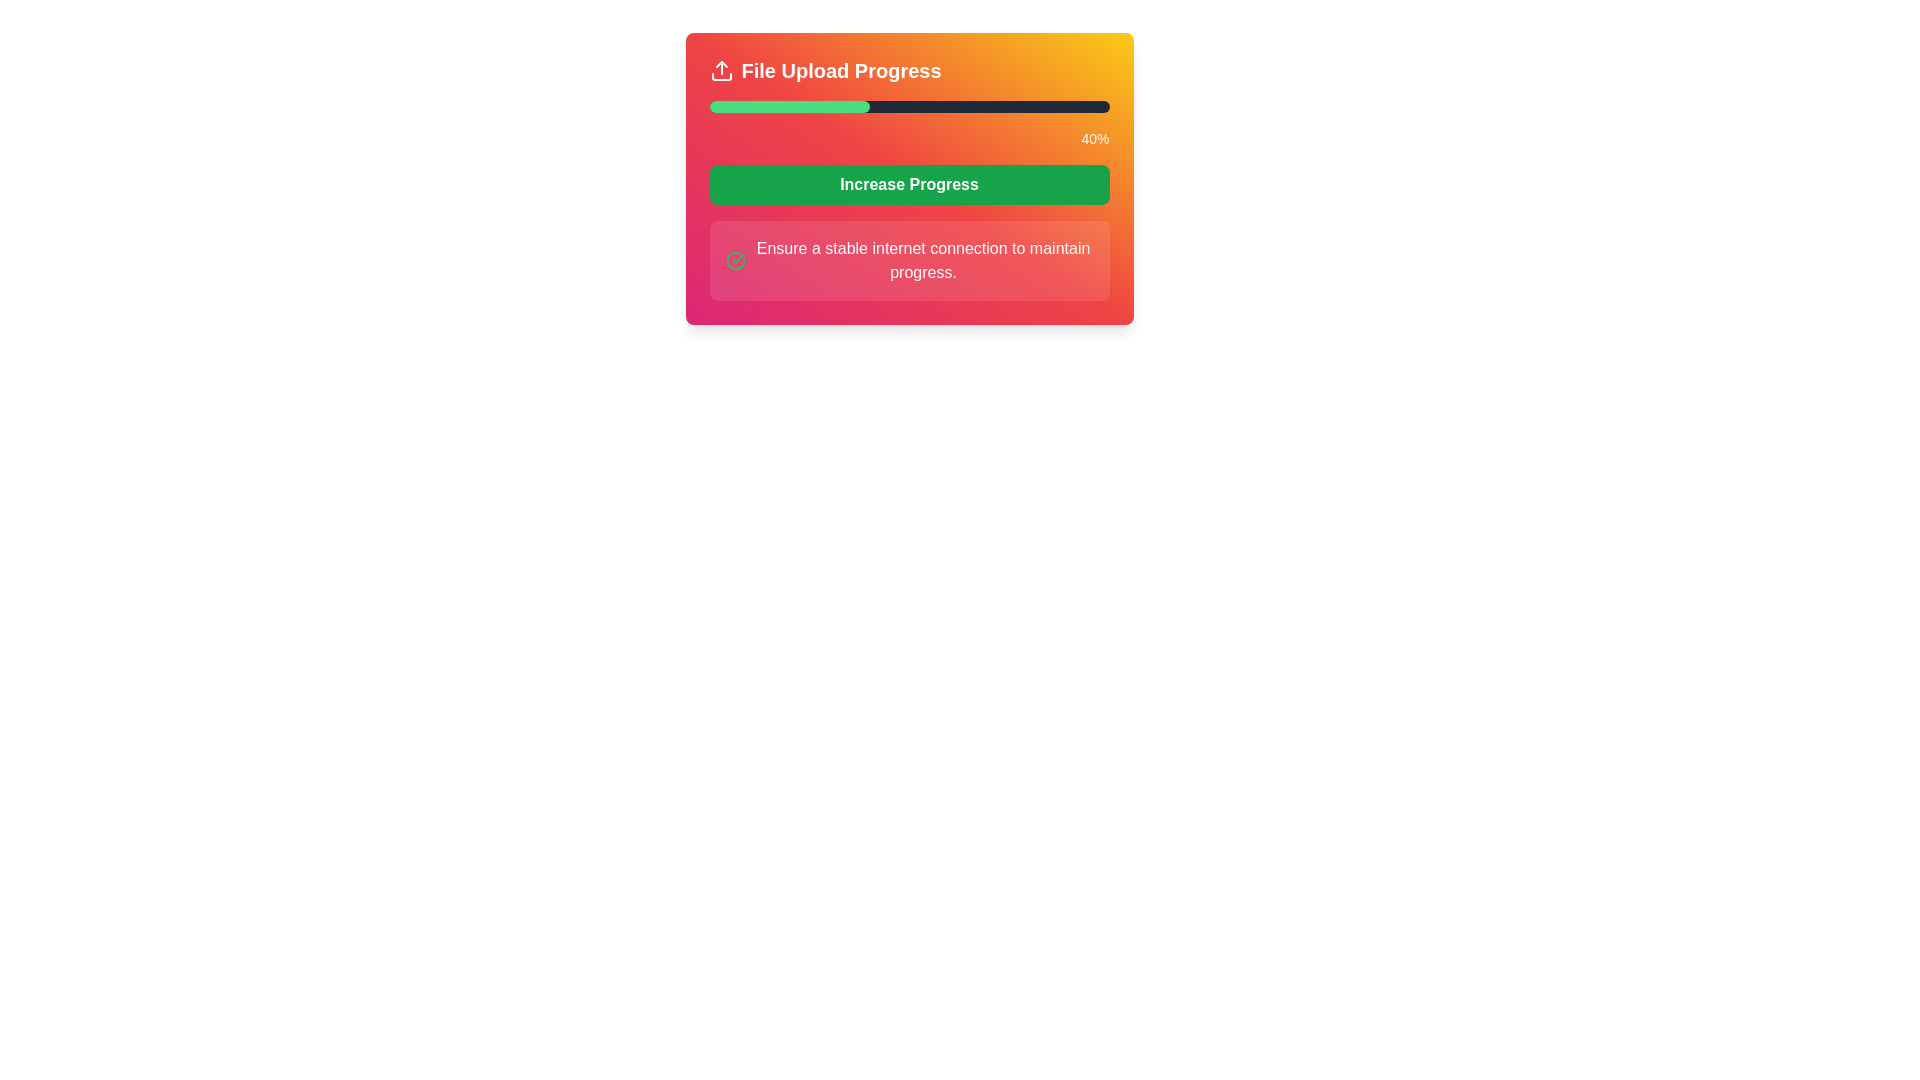 Image resolution: width=1920 pixels, height=1080 pixels. What do you see at coordinates (734, 260) in the screenshot?
I see `the SVG icon that indicates successful or completed status, which is positioned to the left of the text stating 'Ensure a stable internet connection to maintain progress.'` at bounding box center [734, 260].